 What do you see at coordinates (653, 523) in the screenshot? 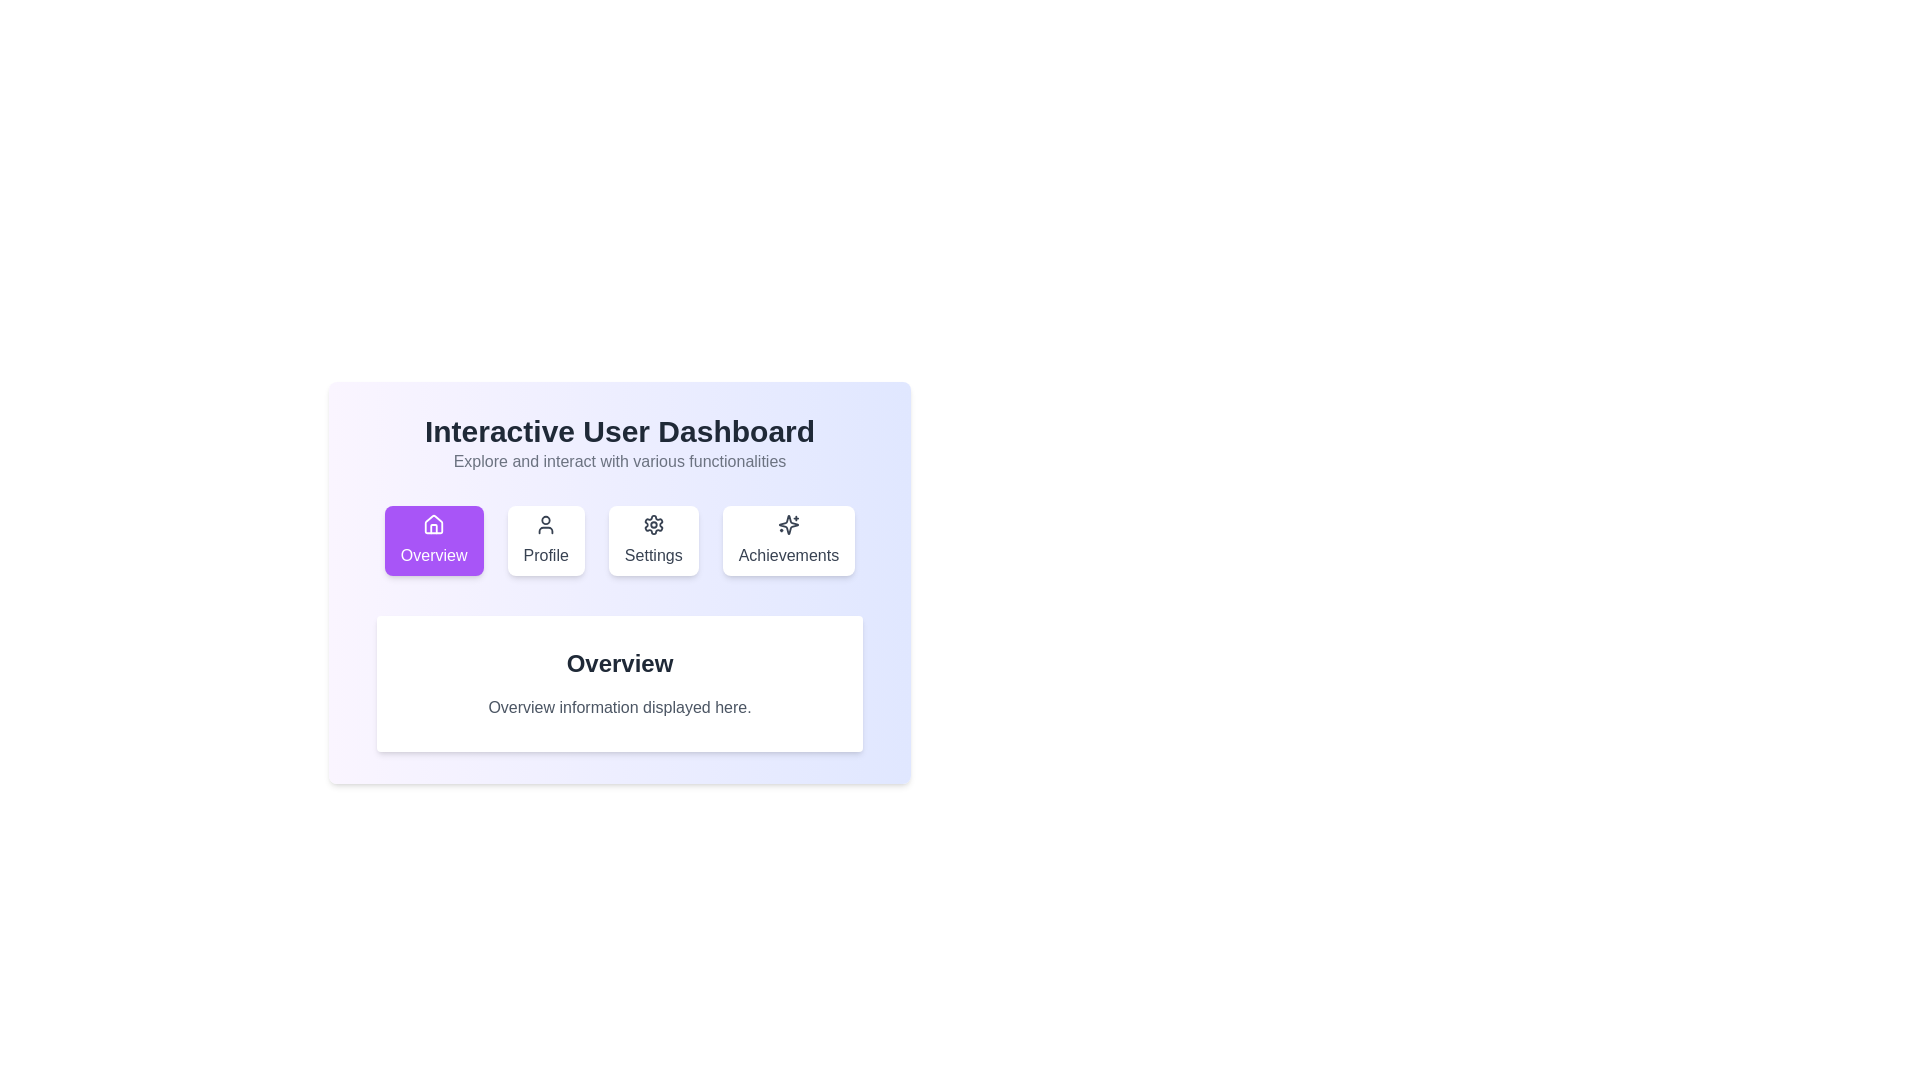
I see `the settings icon located in the top row of buttons, specifically the third icon from the left` at bounding box center [653, 523].